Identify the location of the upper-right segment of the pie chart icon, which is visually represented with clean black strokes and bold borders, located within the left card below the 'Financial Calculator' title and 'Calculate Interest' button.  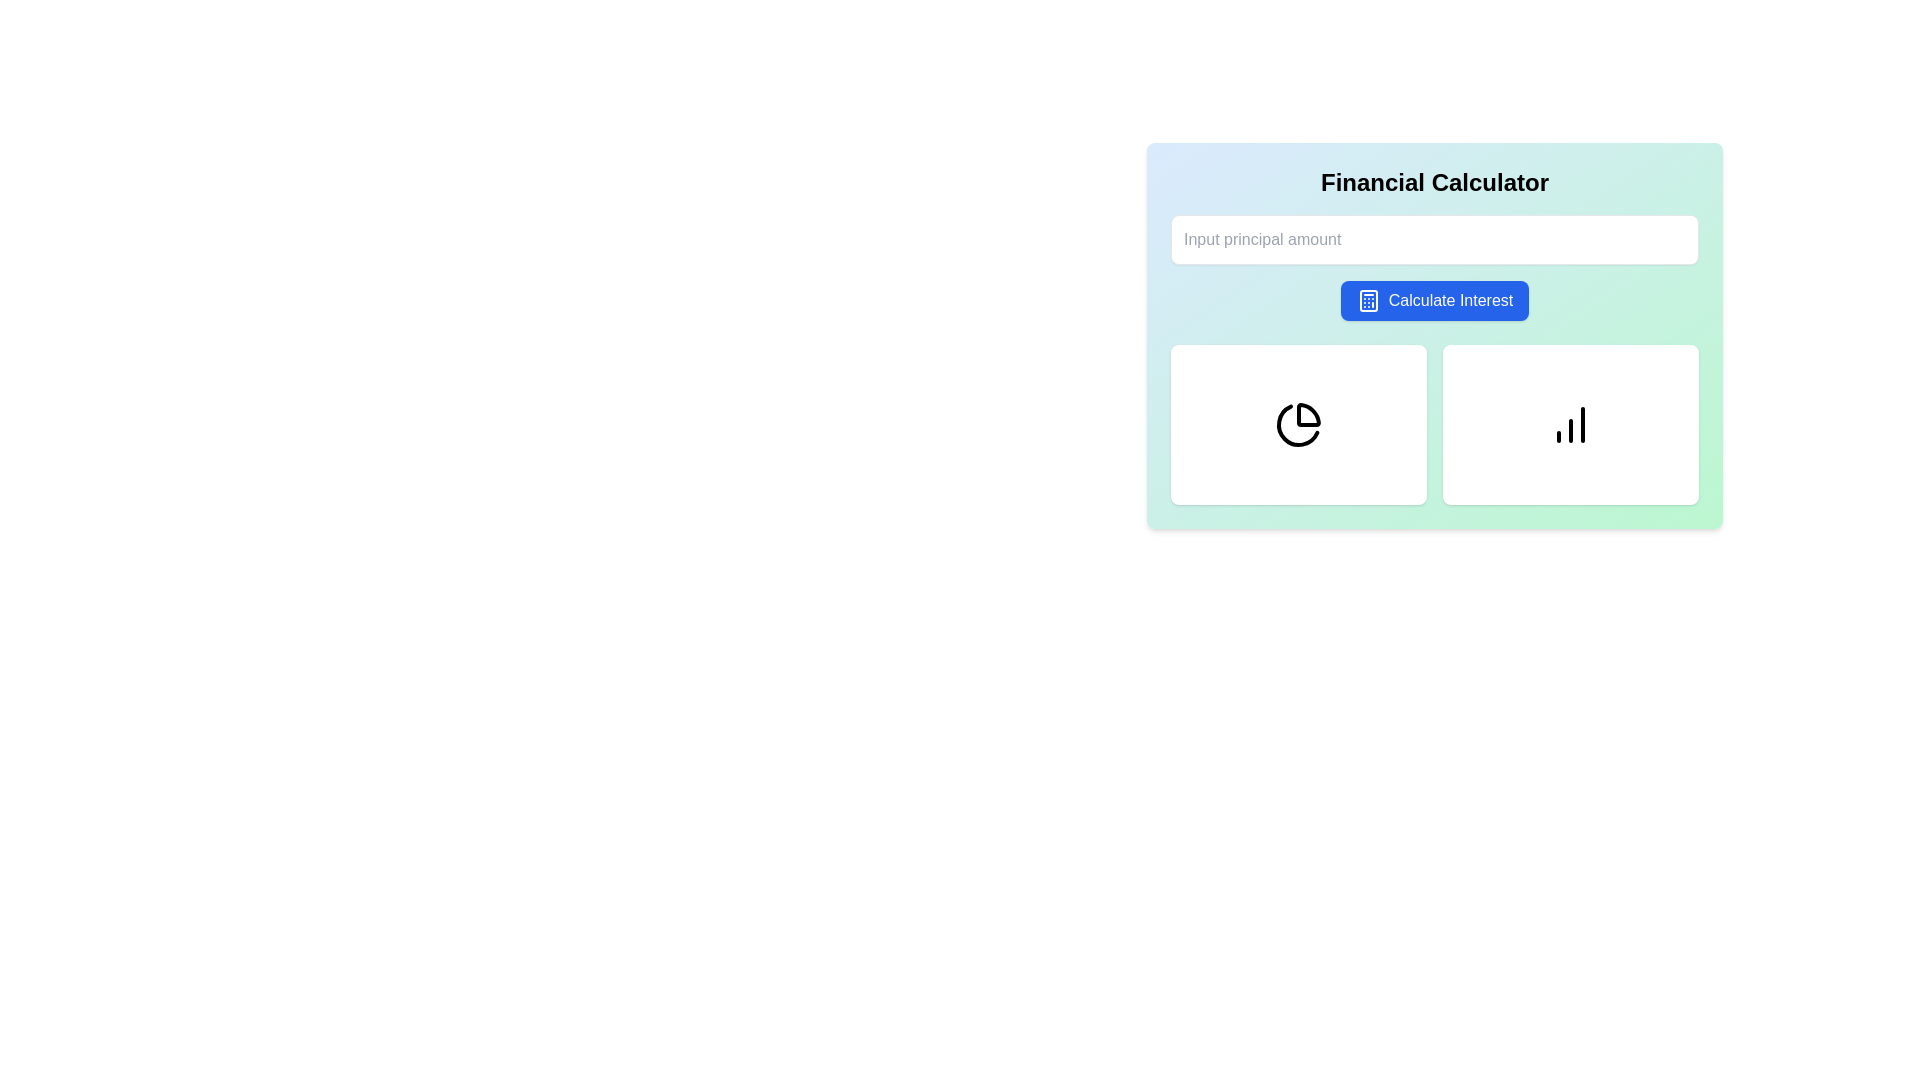
(1308, 414).